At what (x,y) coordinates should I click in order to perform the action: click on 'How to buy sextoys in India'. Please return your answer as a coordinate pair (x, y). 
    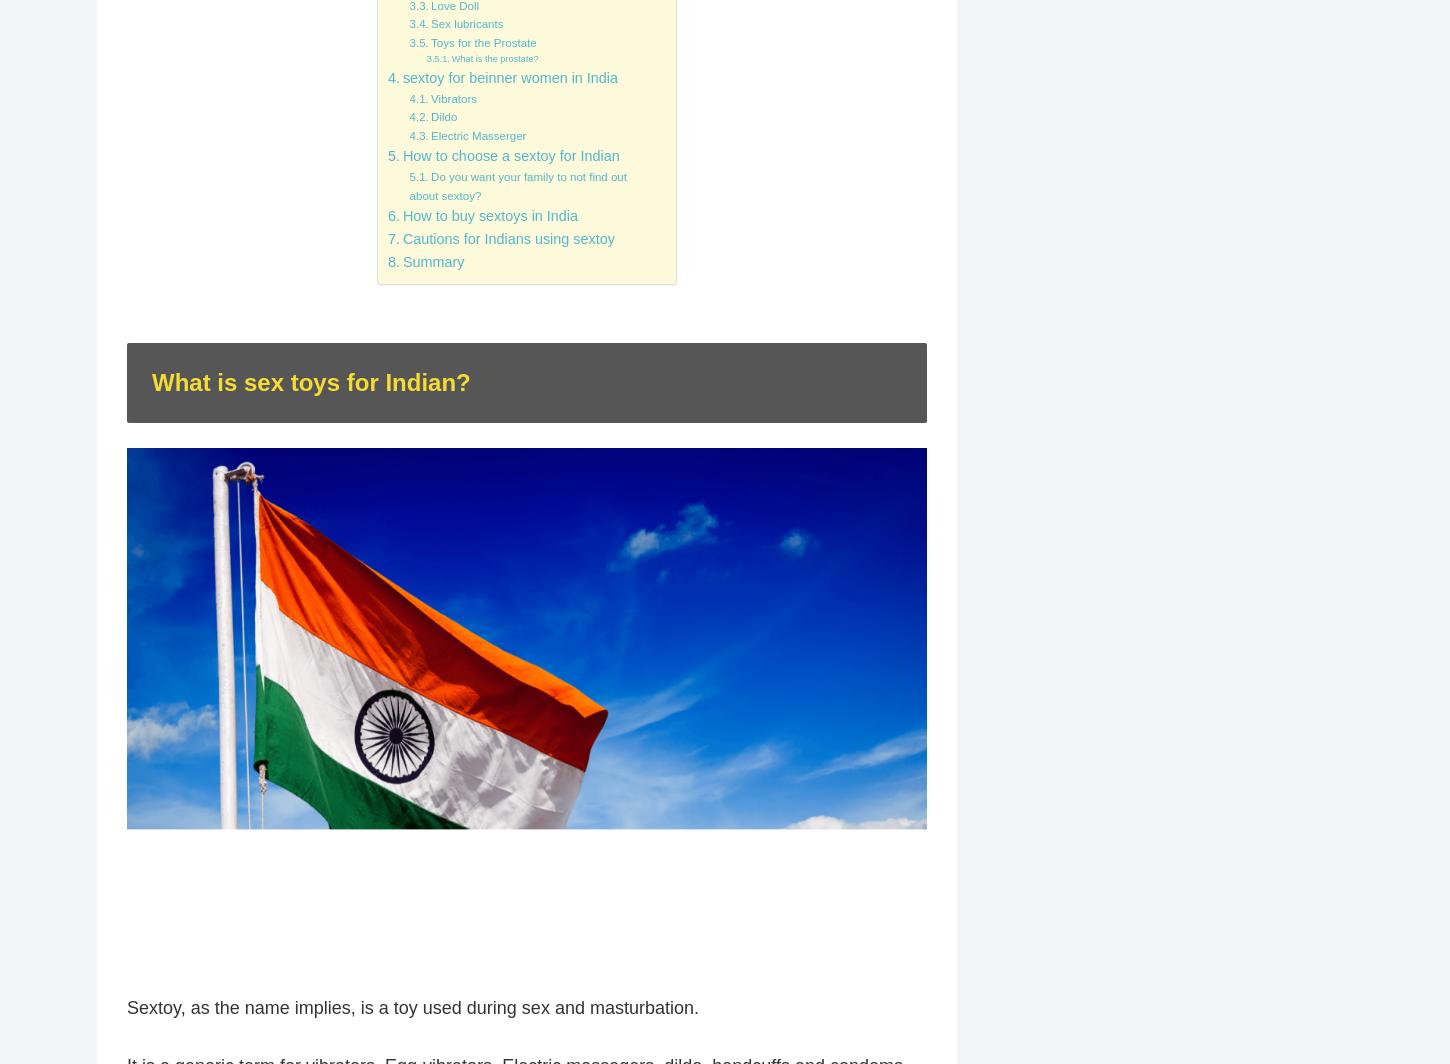
    Looking at the image, I should click on (400, 215).